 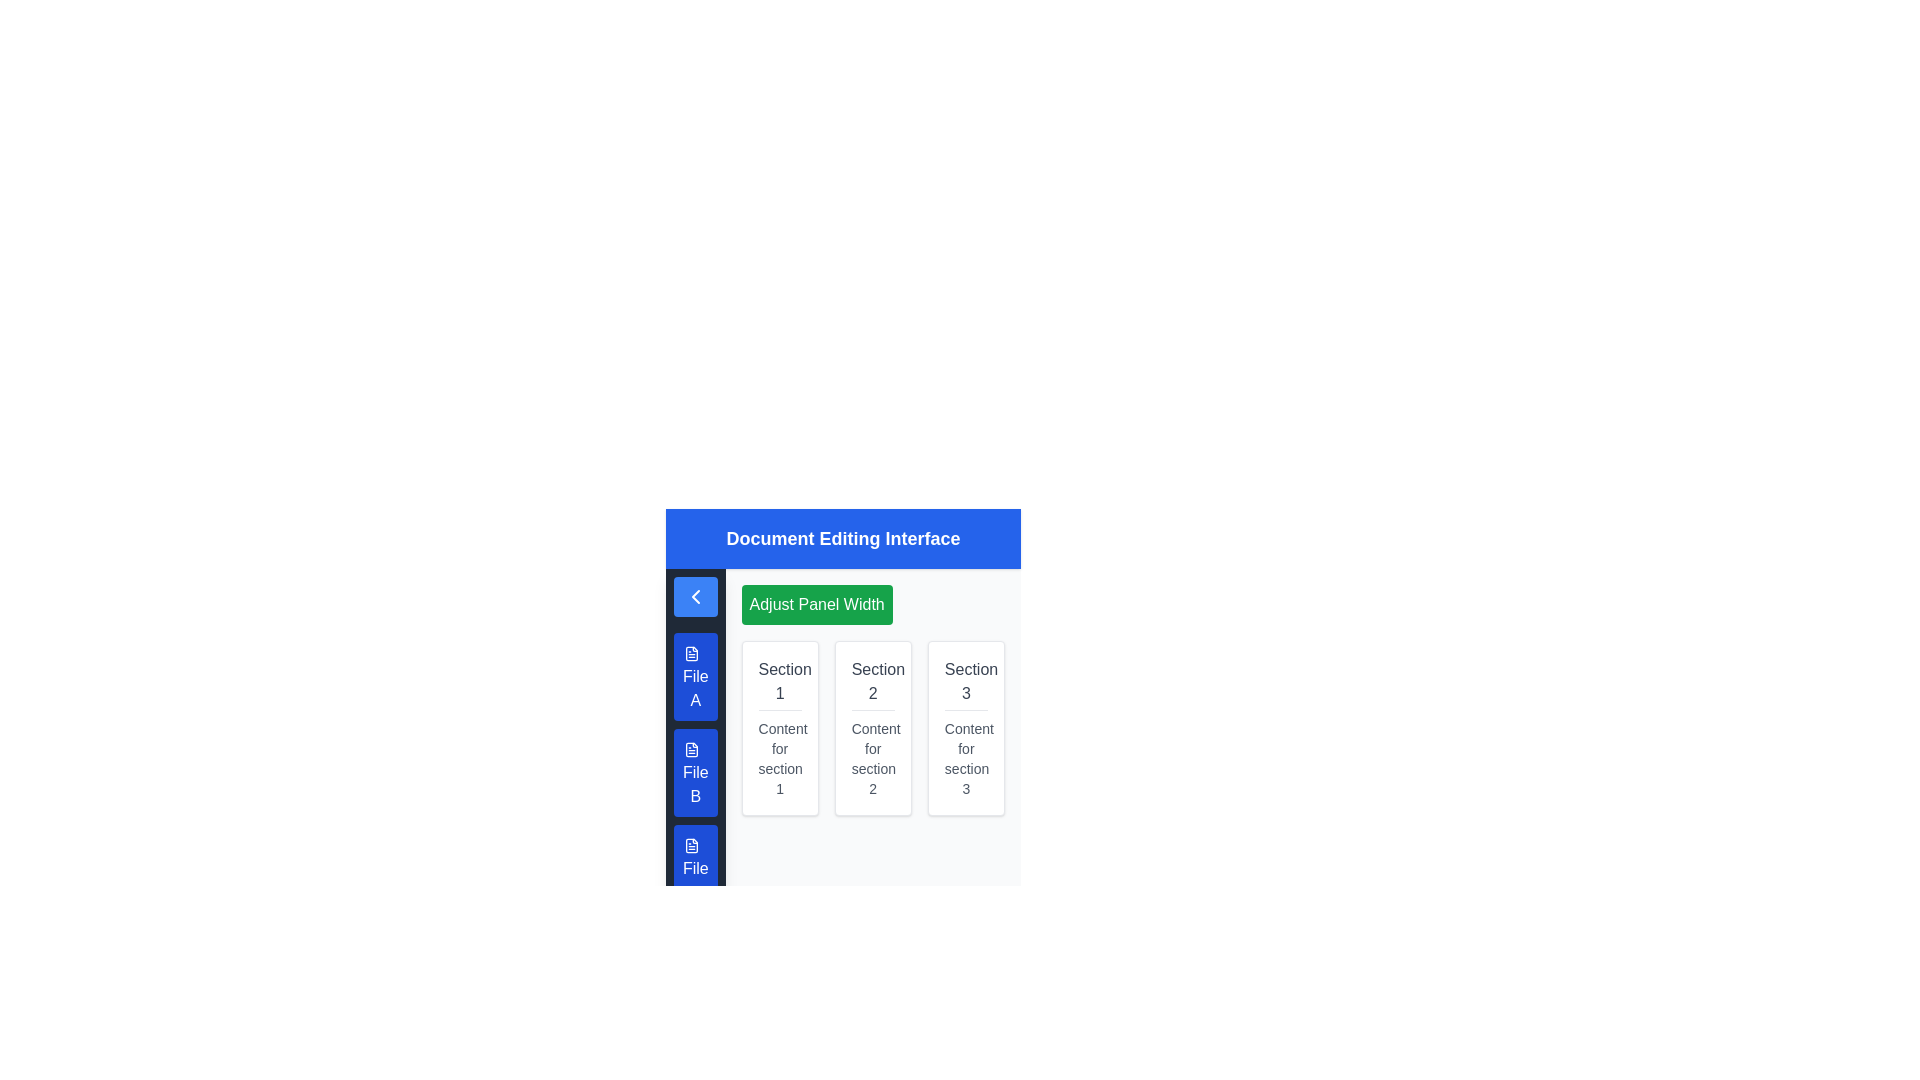 What do you see at coordinates (691, 653) in the screenshot?
I see `the document icon styled element on the blue sidebar` at bounding box center [691, 653].